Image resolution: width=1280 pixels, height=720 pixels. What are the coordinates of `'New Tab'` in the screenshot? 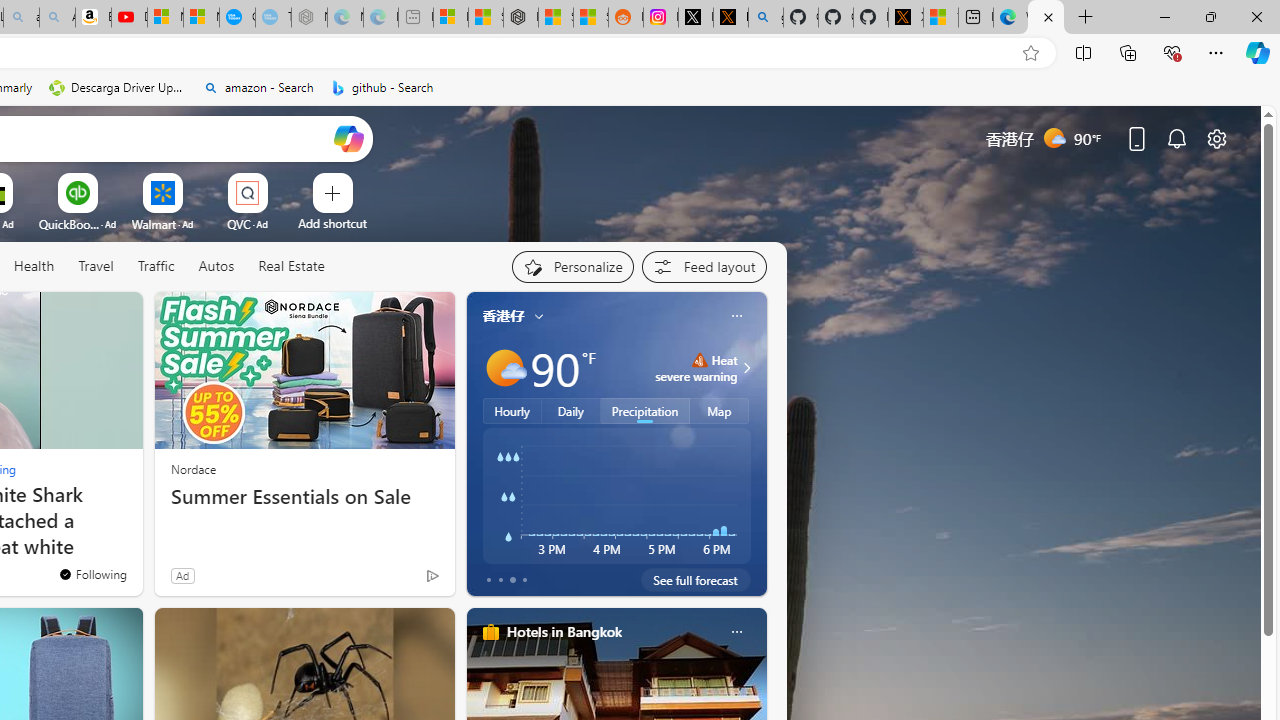 It's located at (1085, 17).